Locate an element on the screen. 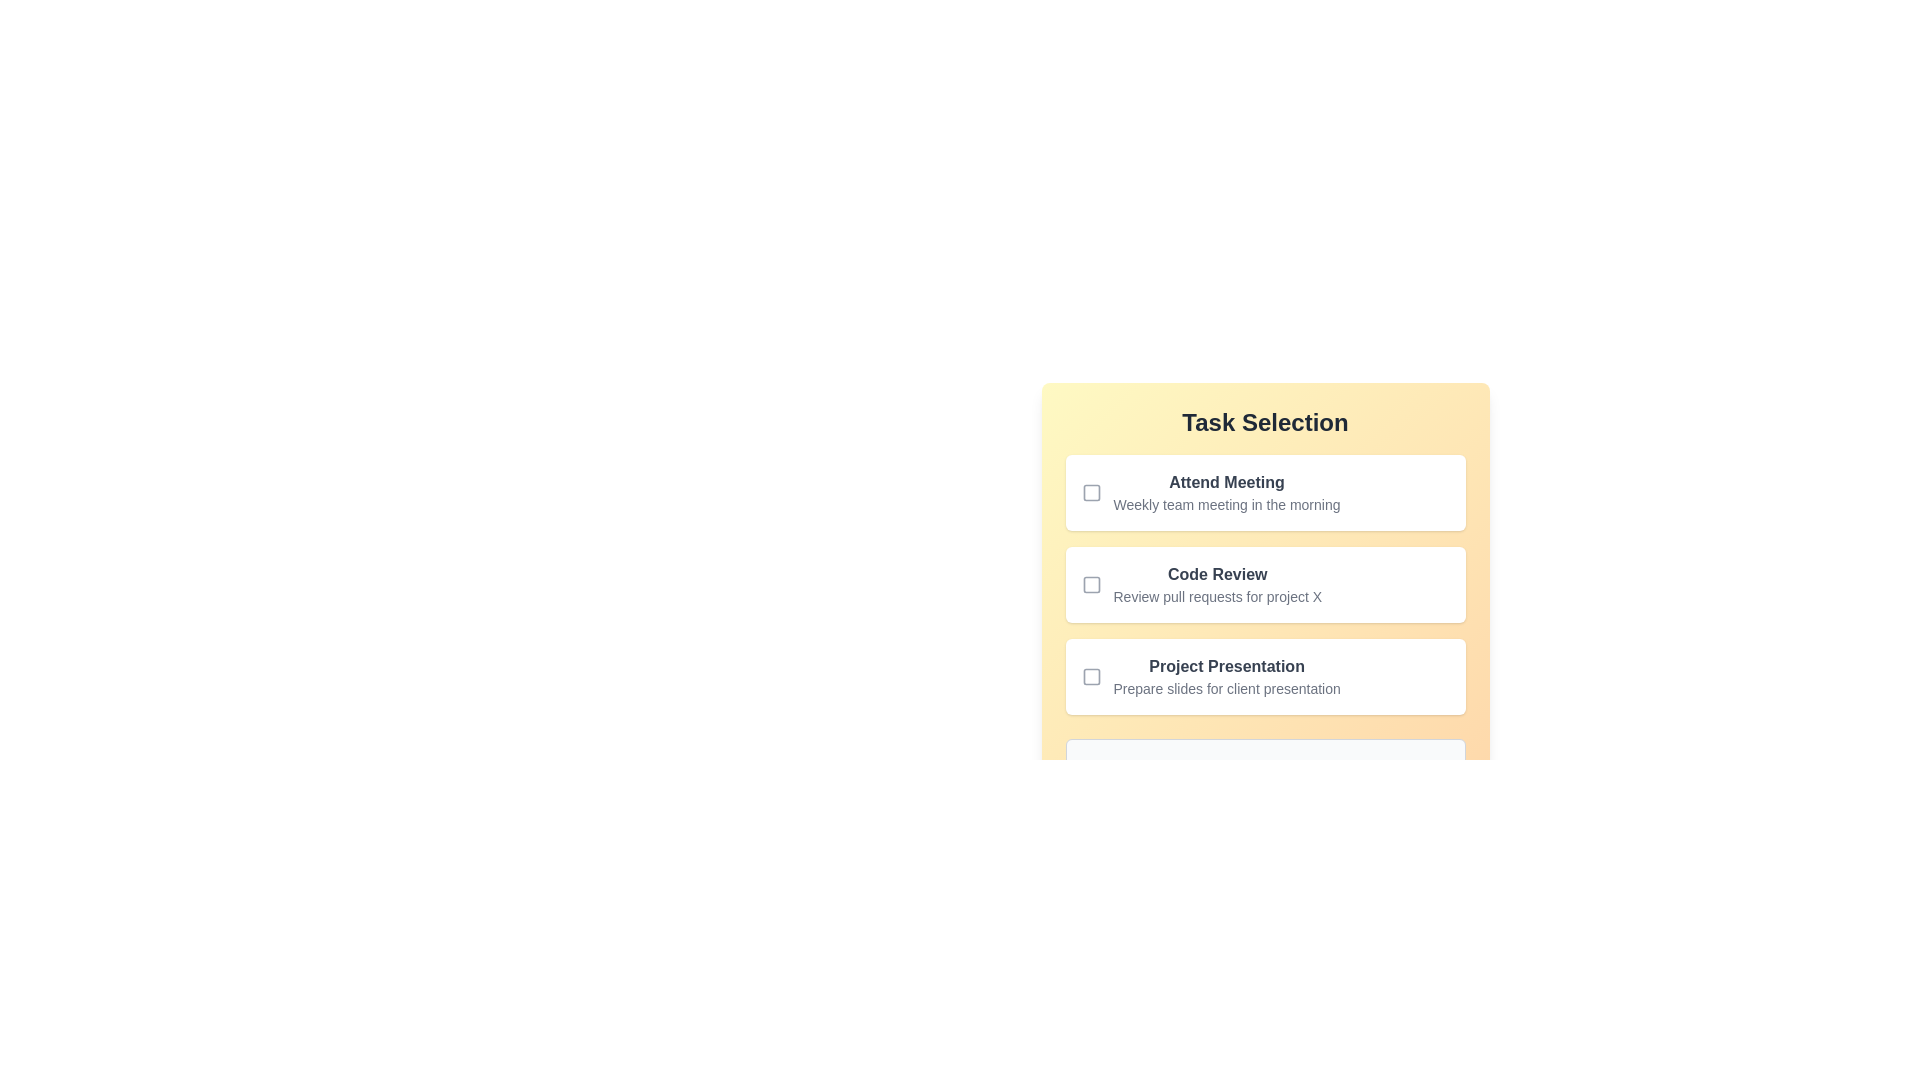 The image size is (1920, 1080). the static text label indicating the task option 'Code Review', which is located in the second item of a vertical list within the 'Task Selection' section is located at coordinates (1216, 574).